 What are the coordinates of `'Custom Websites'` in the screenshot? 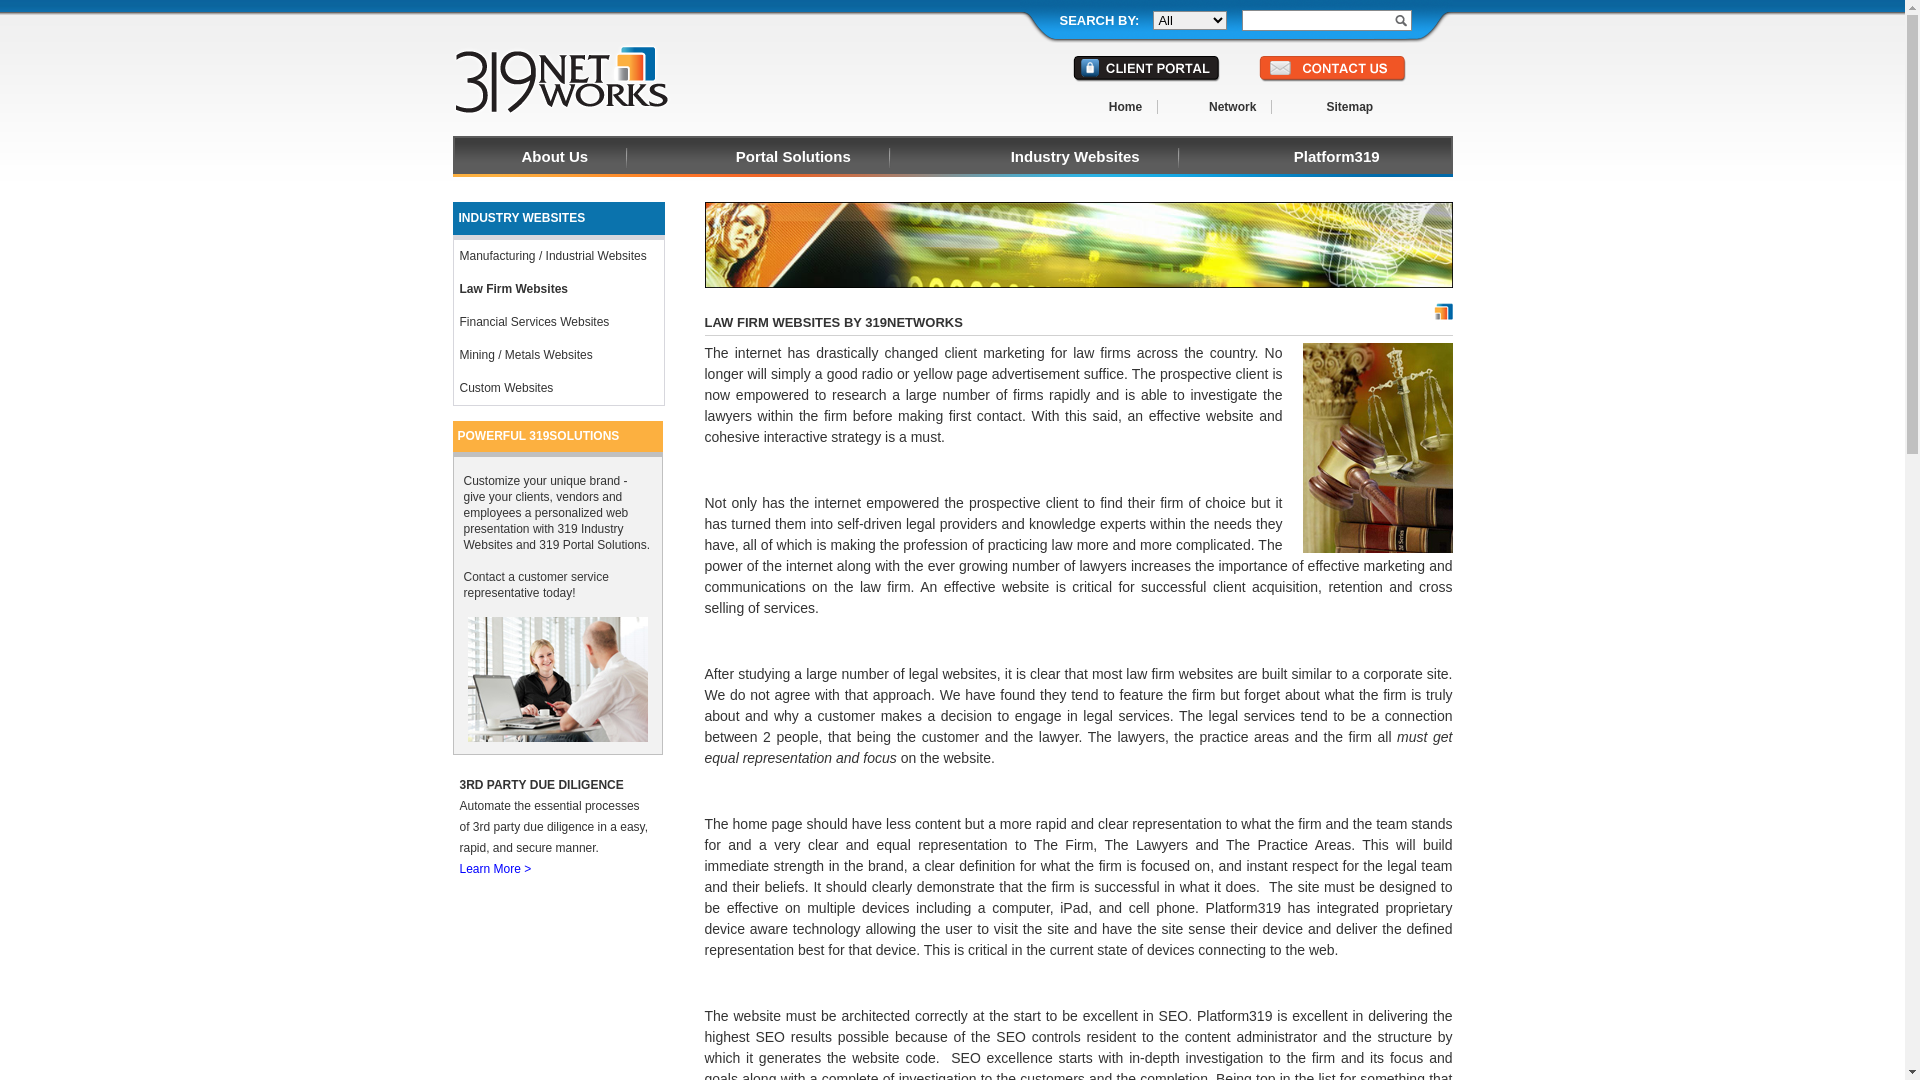 It's located at (557, 388).